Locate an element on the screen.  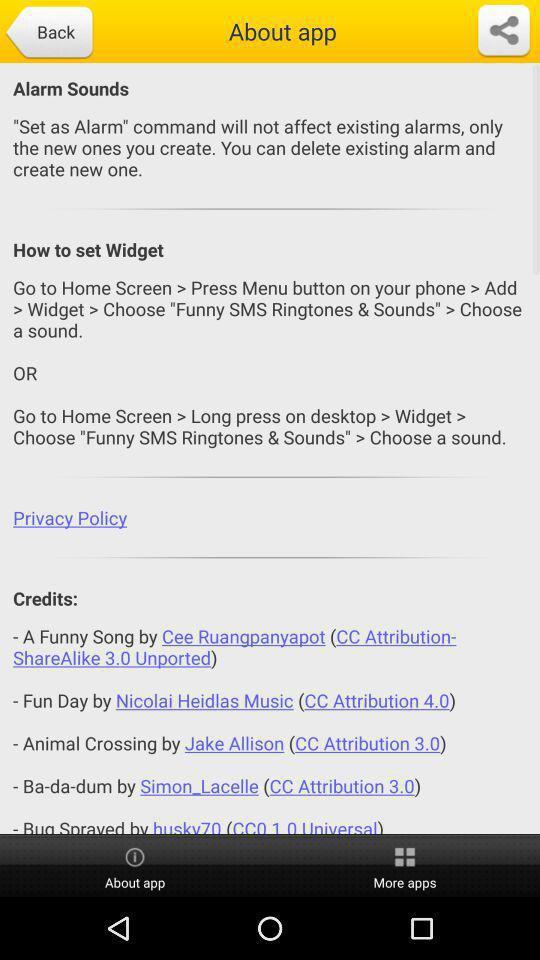
the icon next to about app icon is located at coordinates (405, 865).